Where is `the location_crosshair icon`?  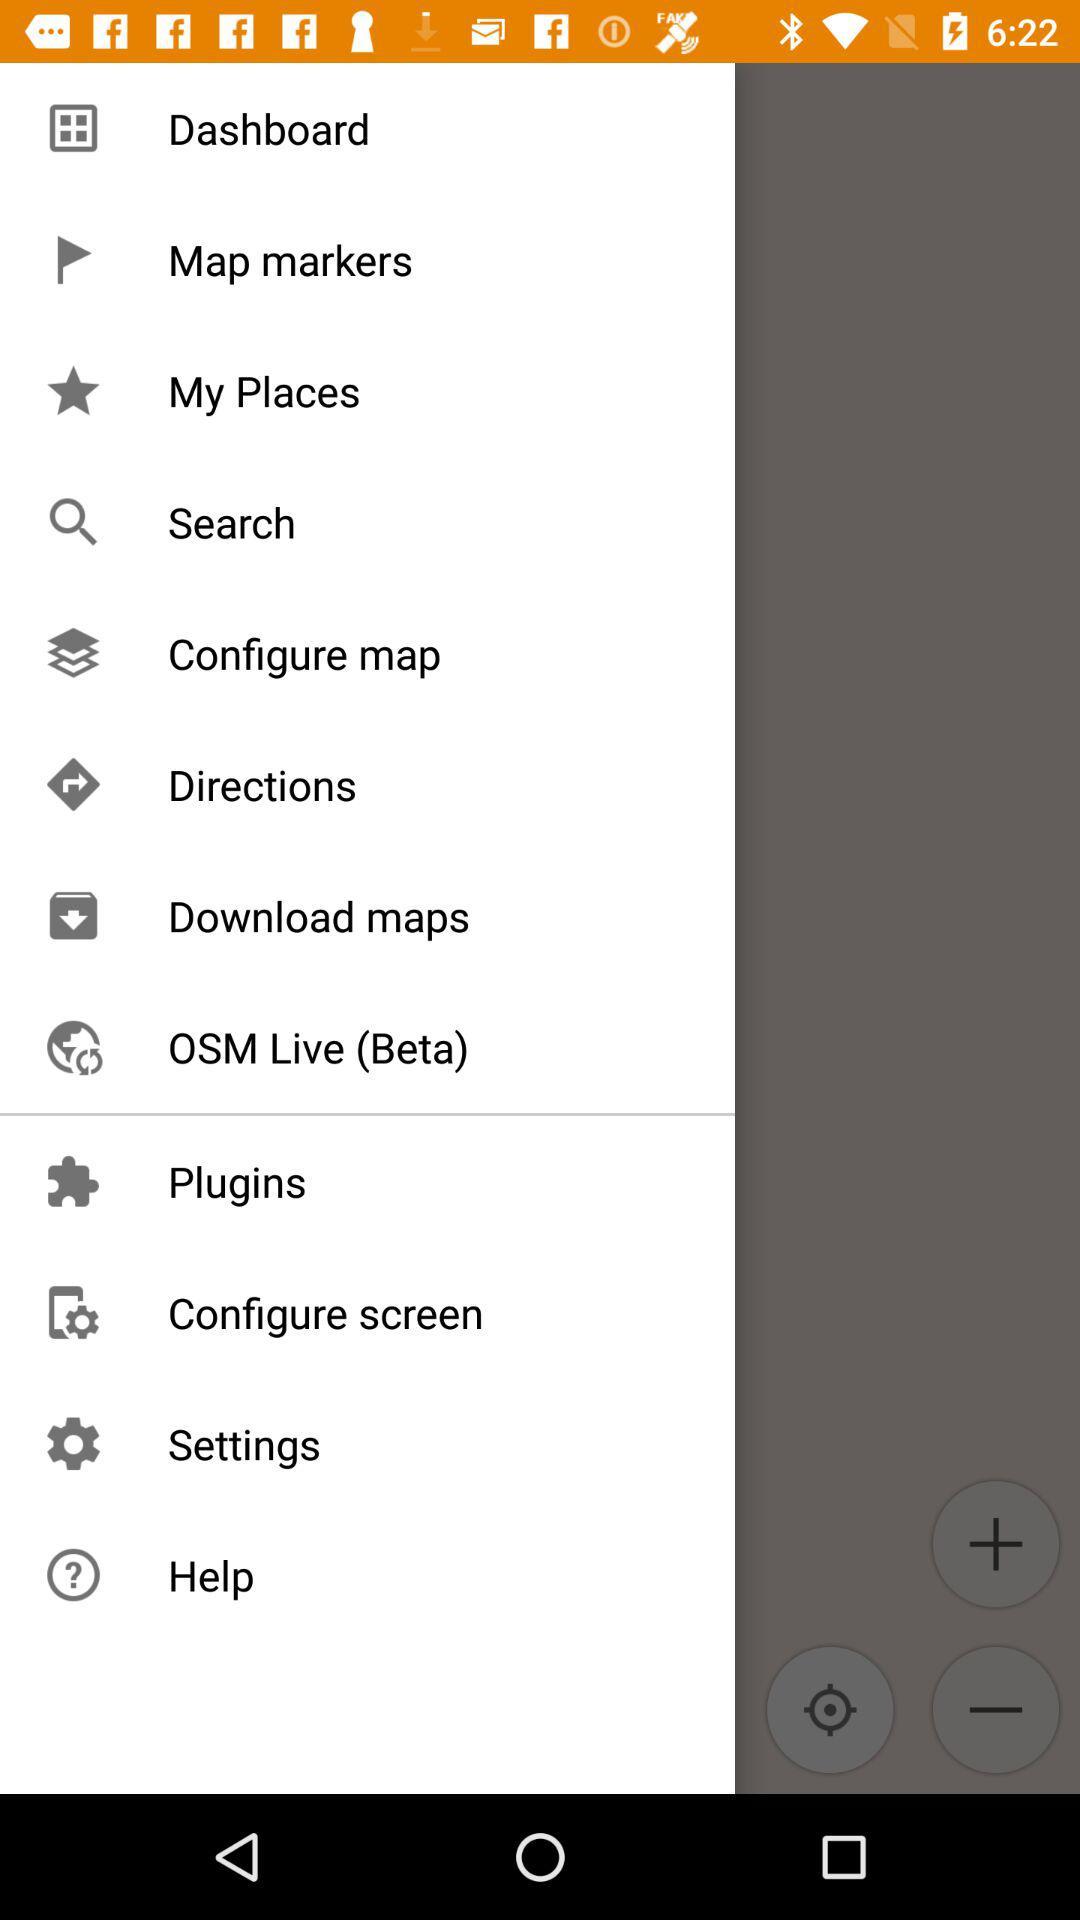
the location_crosshair icon is located at coordinates (830, 1708).